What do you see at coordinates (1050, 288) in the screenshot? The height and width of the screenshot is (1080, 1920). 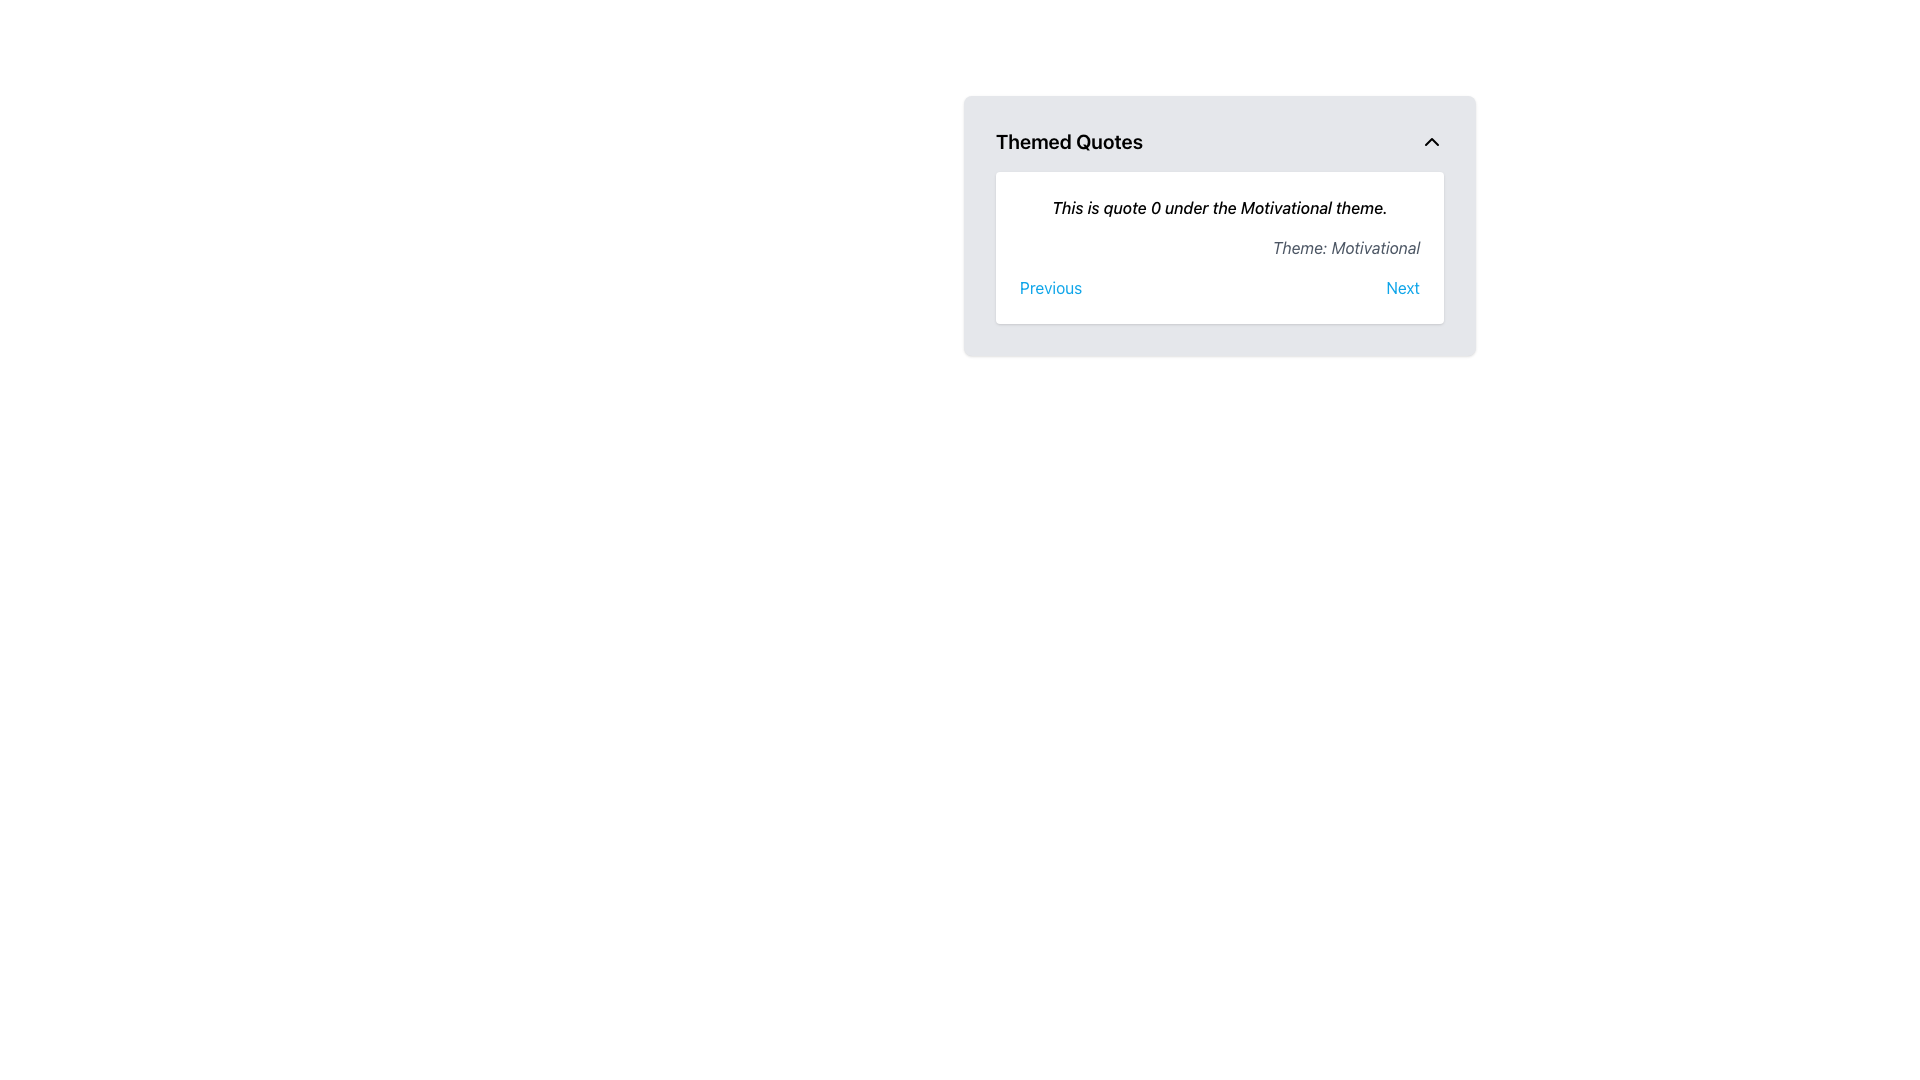 I see `the blue 'Previous' button located at the bottom left of the main content box` at bounding box center [1050, 288].